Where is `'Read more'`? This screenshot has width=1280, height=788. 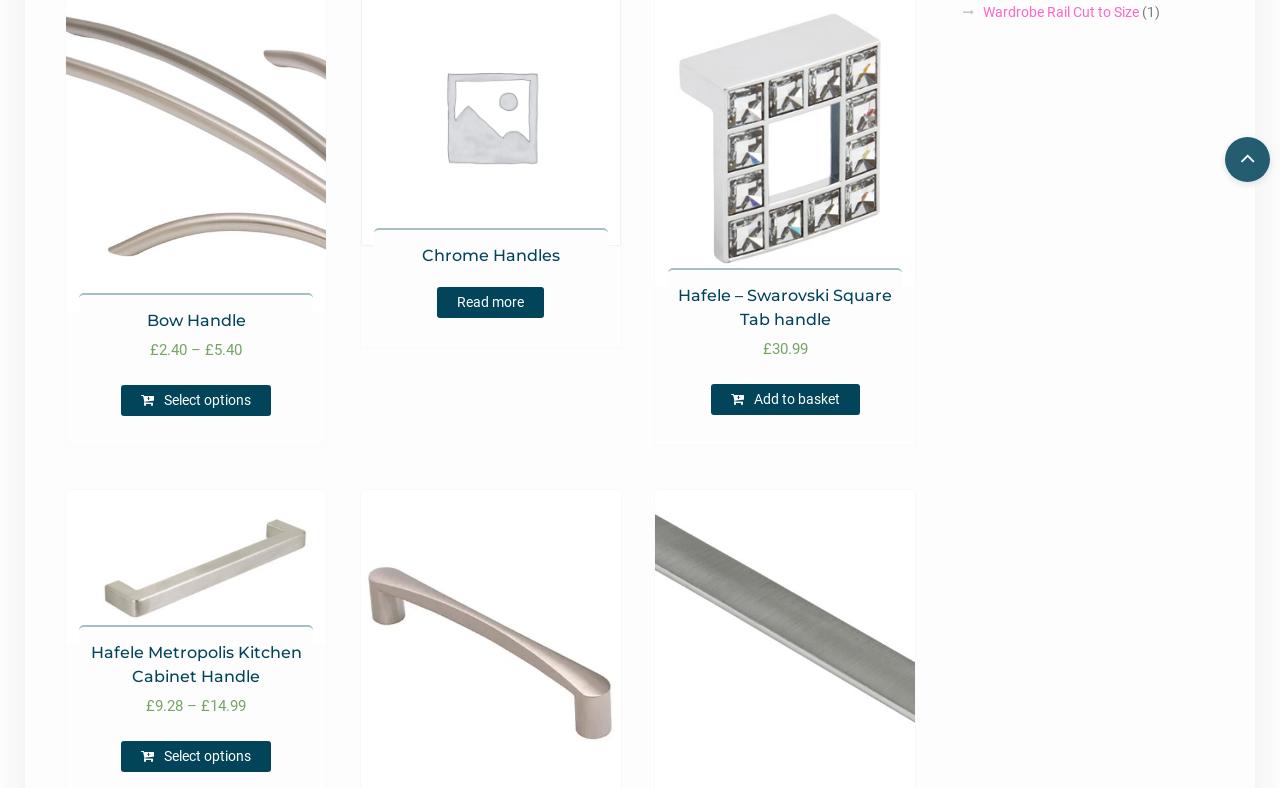 'Read more' is located at coordinates (490, 301).